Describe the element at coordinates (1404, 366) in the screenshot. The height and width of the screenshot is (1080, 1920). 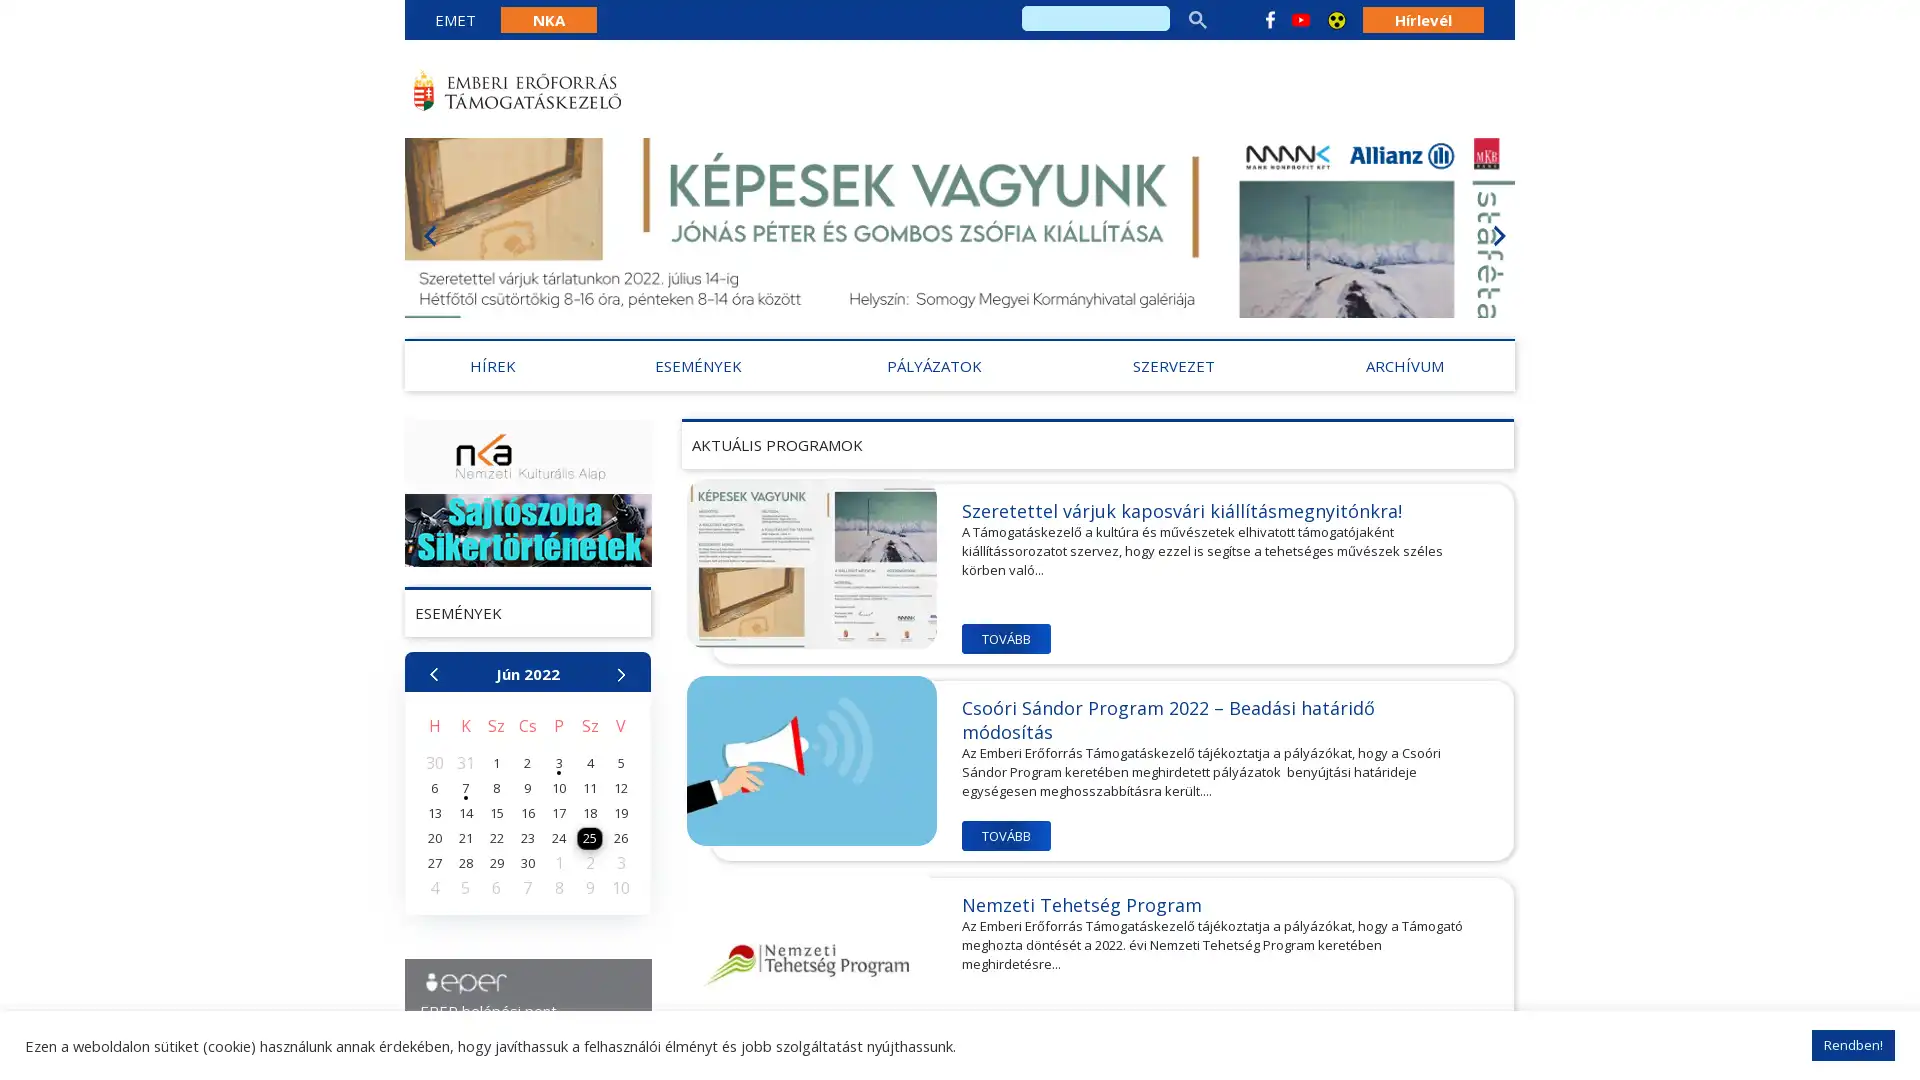
I see `ARCHIVUM` at that location.